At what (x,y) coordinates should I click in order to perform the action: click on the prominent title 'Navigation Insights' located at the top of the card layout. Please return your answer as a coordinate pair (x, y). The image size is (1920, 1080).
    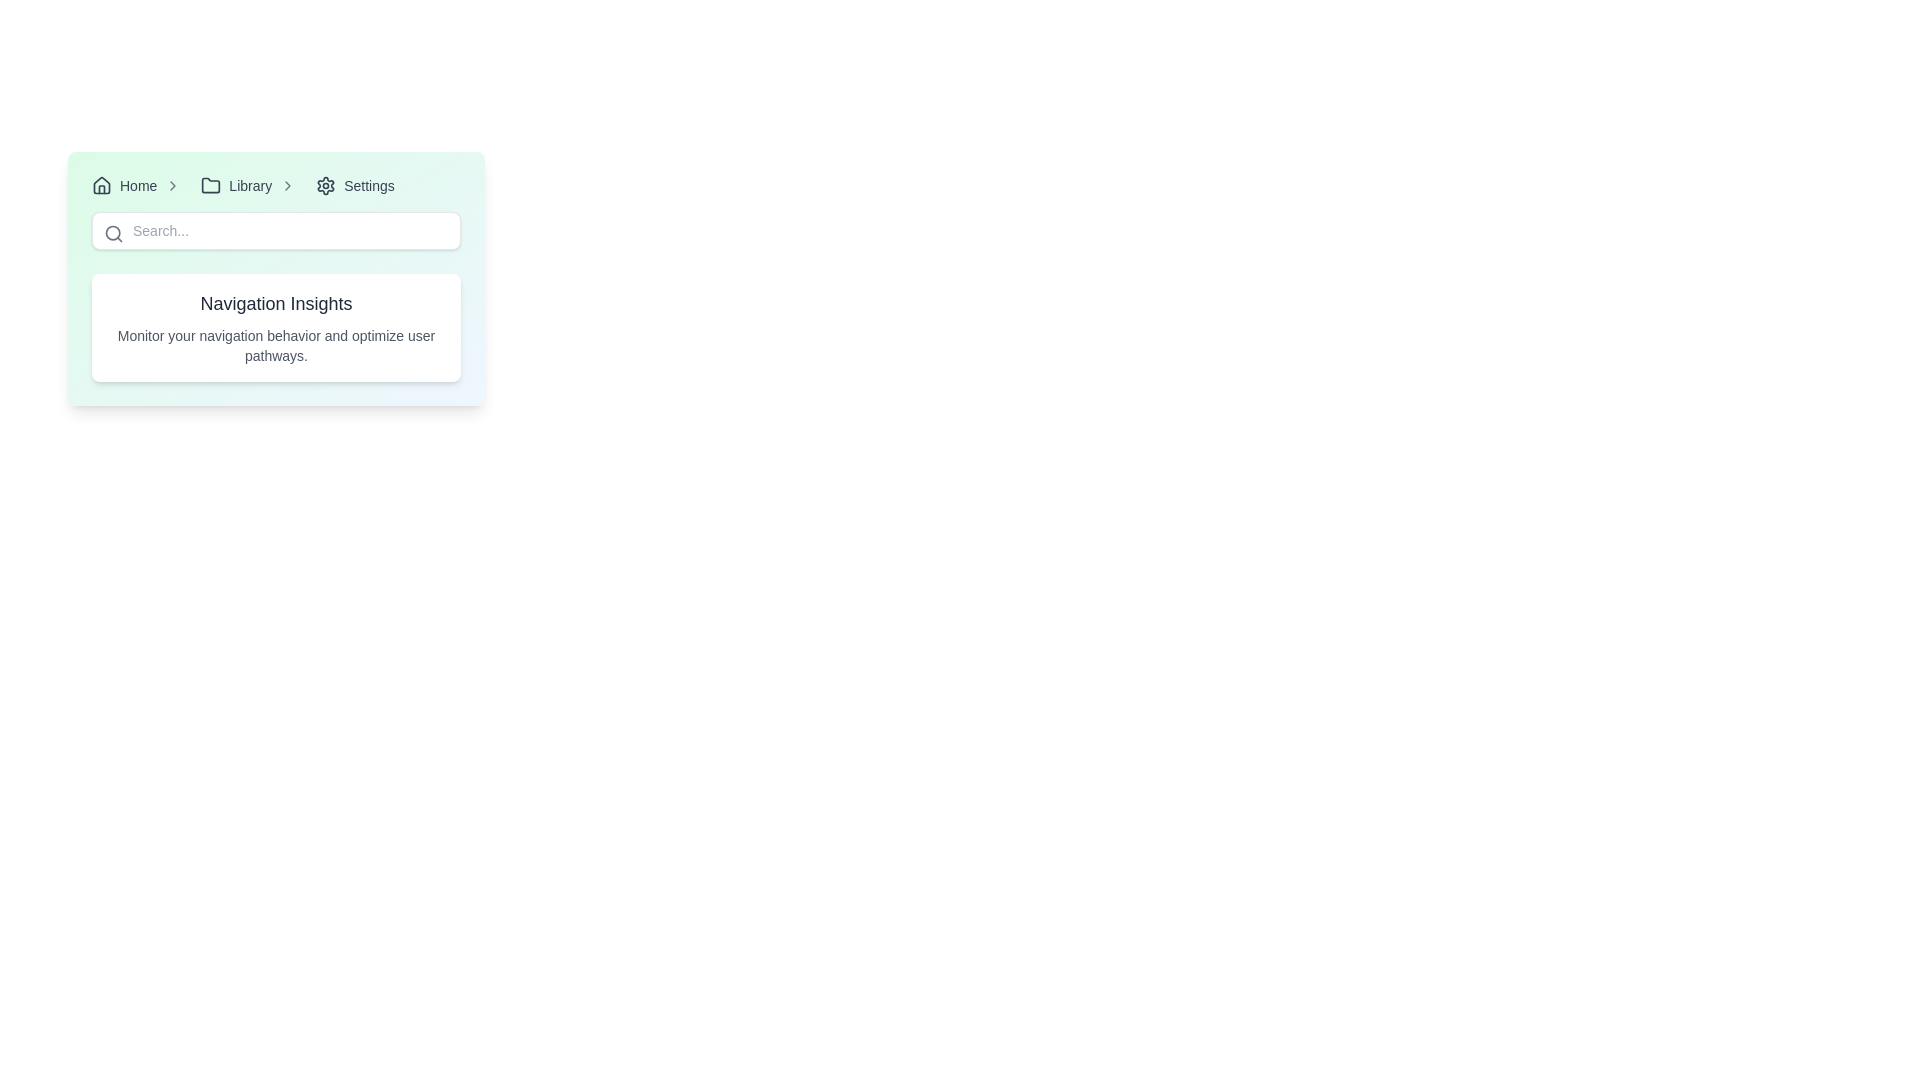
    Looking at the image, I should click on (275, 304).